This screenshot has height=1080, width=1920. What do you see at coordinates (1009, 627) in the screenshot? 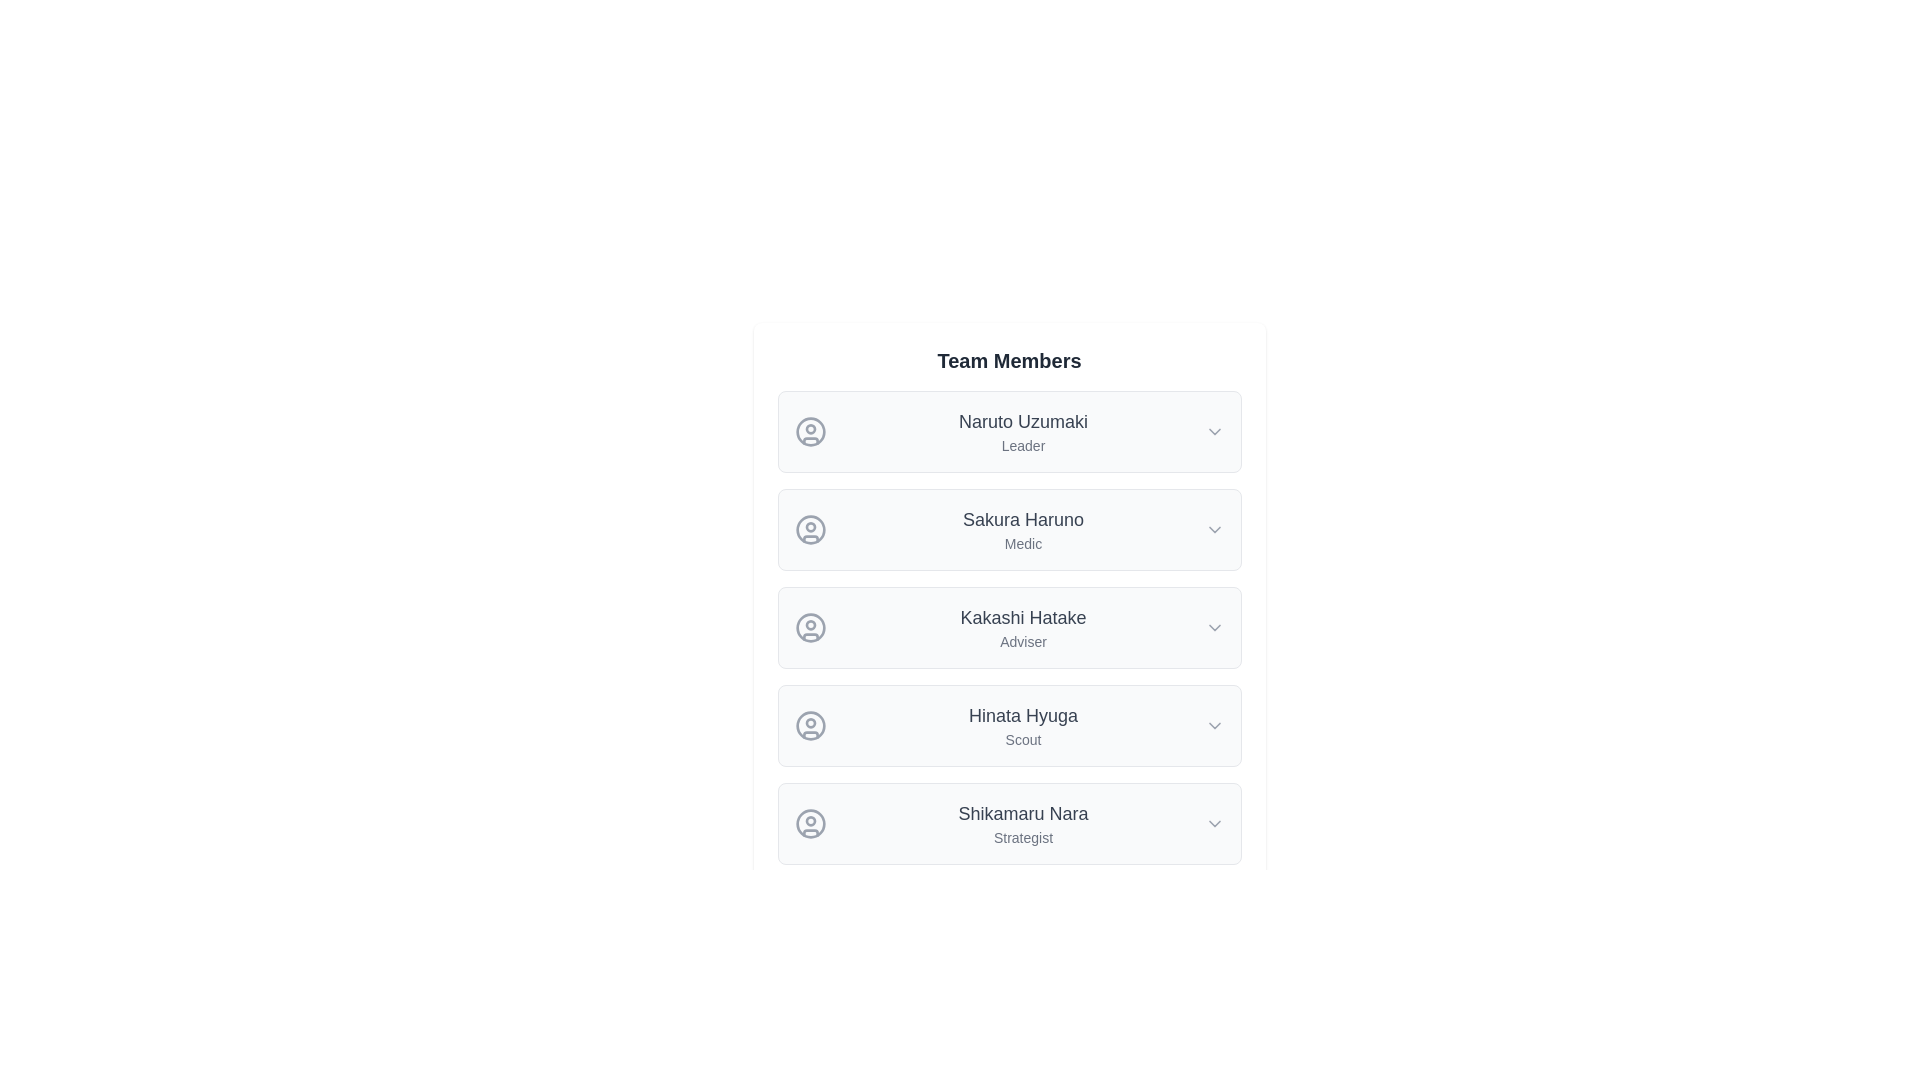
I see `the list item representing team member 'Kakashi Hatake'` at bounding box center [1009, 627].